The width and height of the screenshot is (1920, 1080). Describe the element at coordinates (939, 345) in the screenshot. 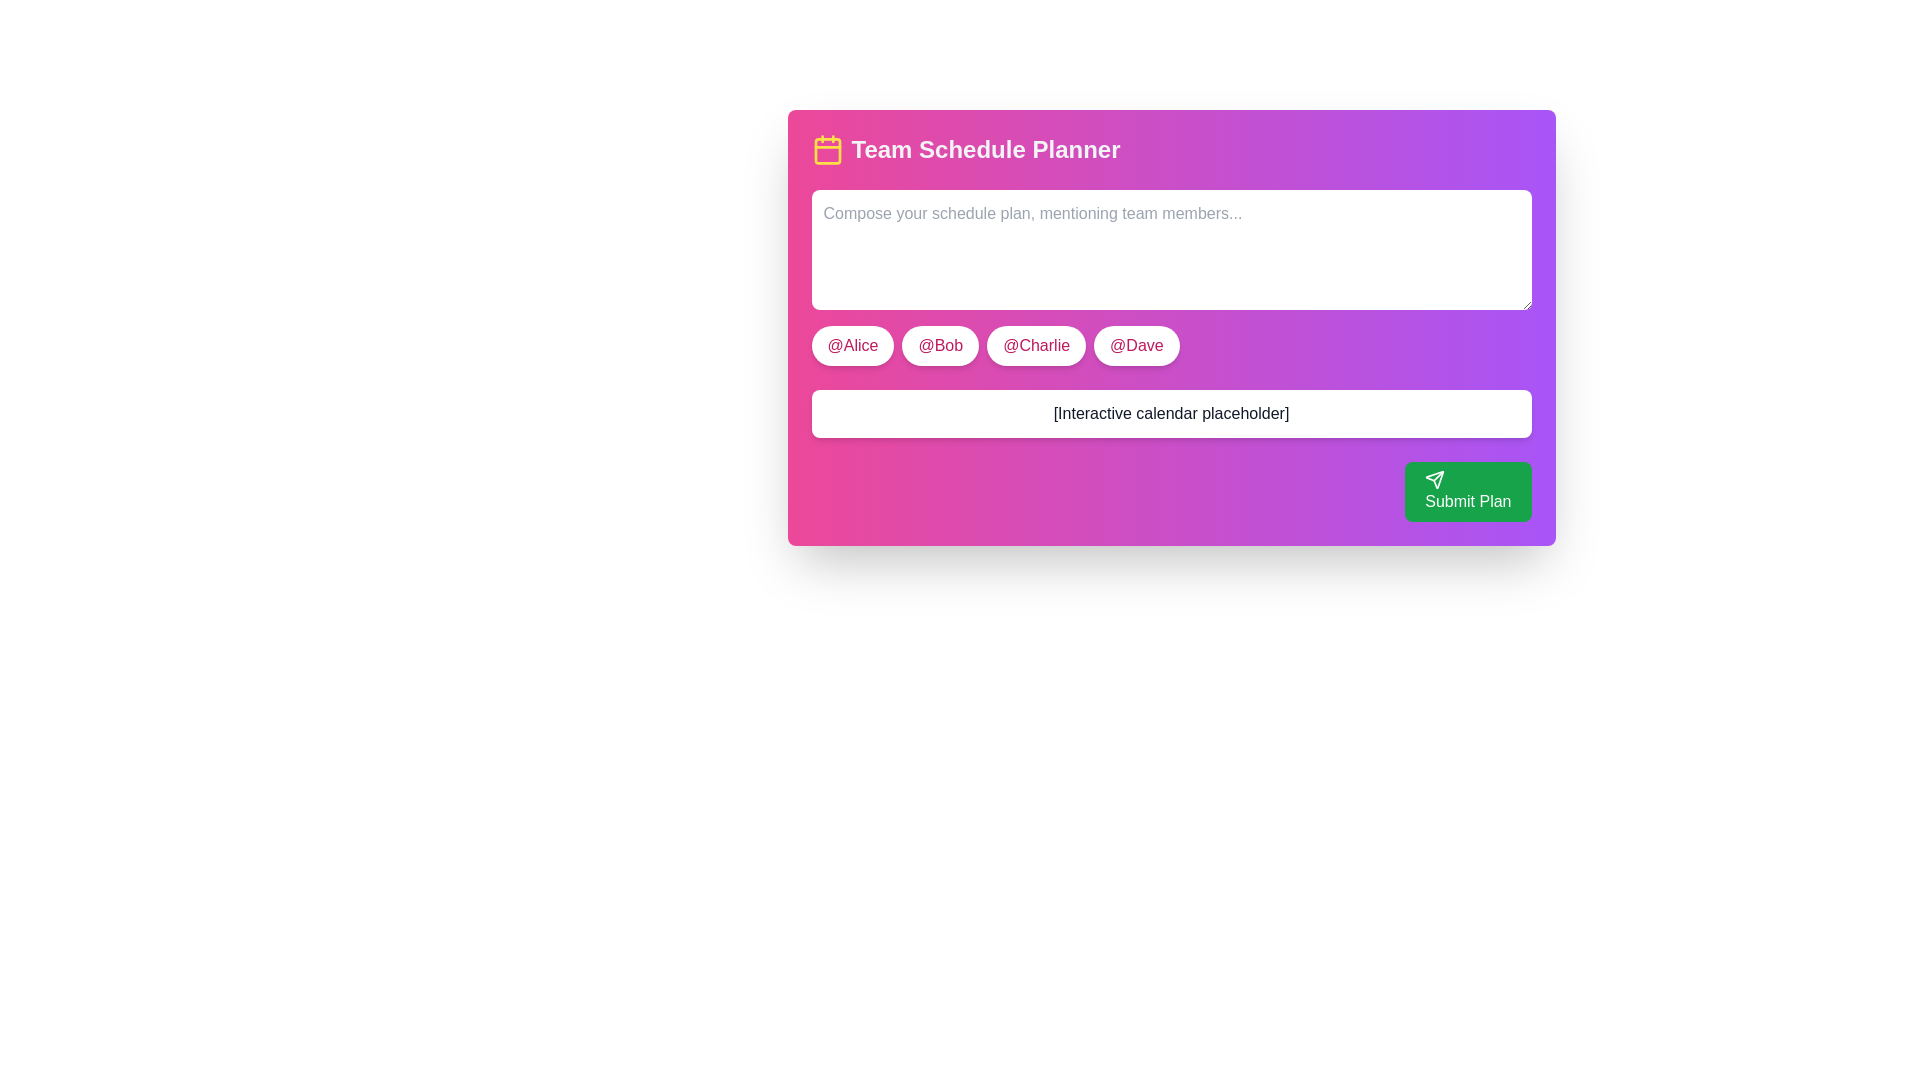

I see `keyboard navigation` at that location.